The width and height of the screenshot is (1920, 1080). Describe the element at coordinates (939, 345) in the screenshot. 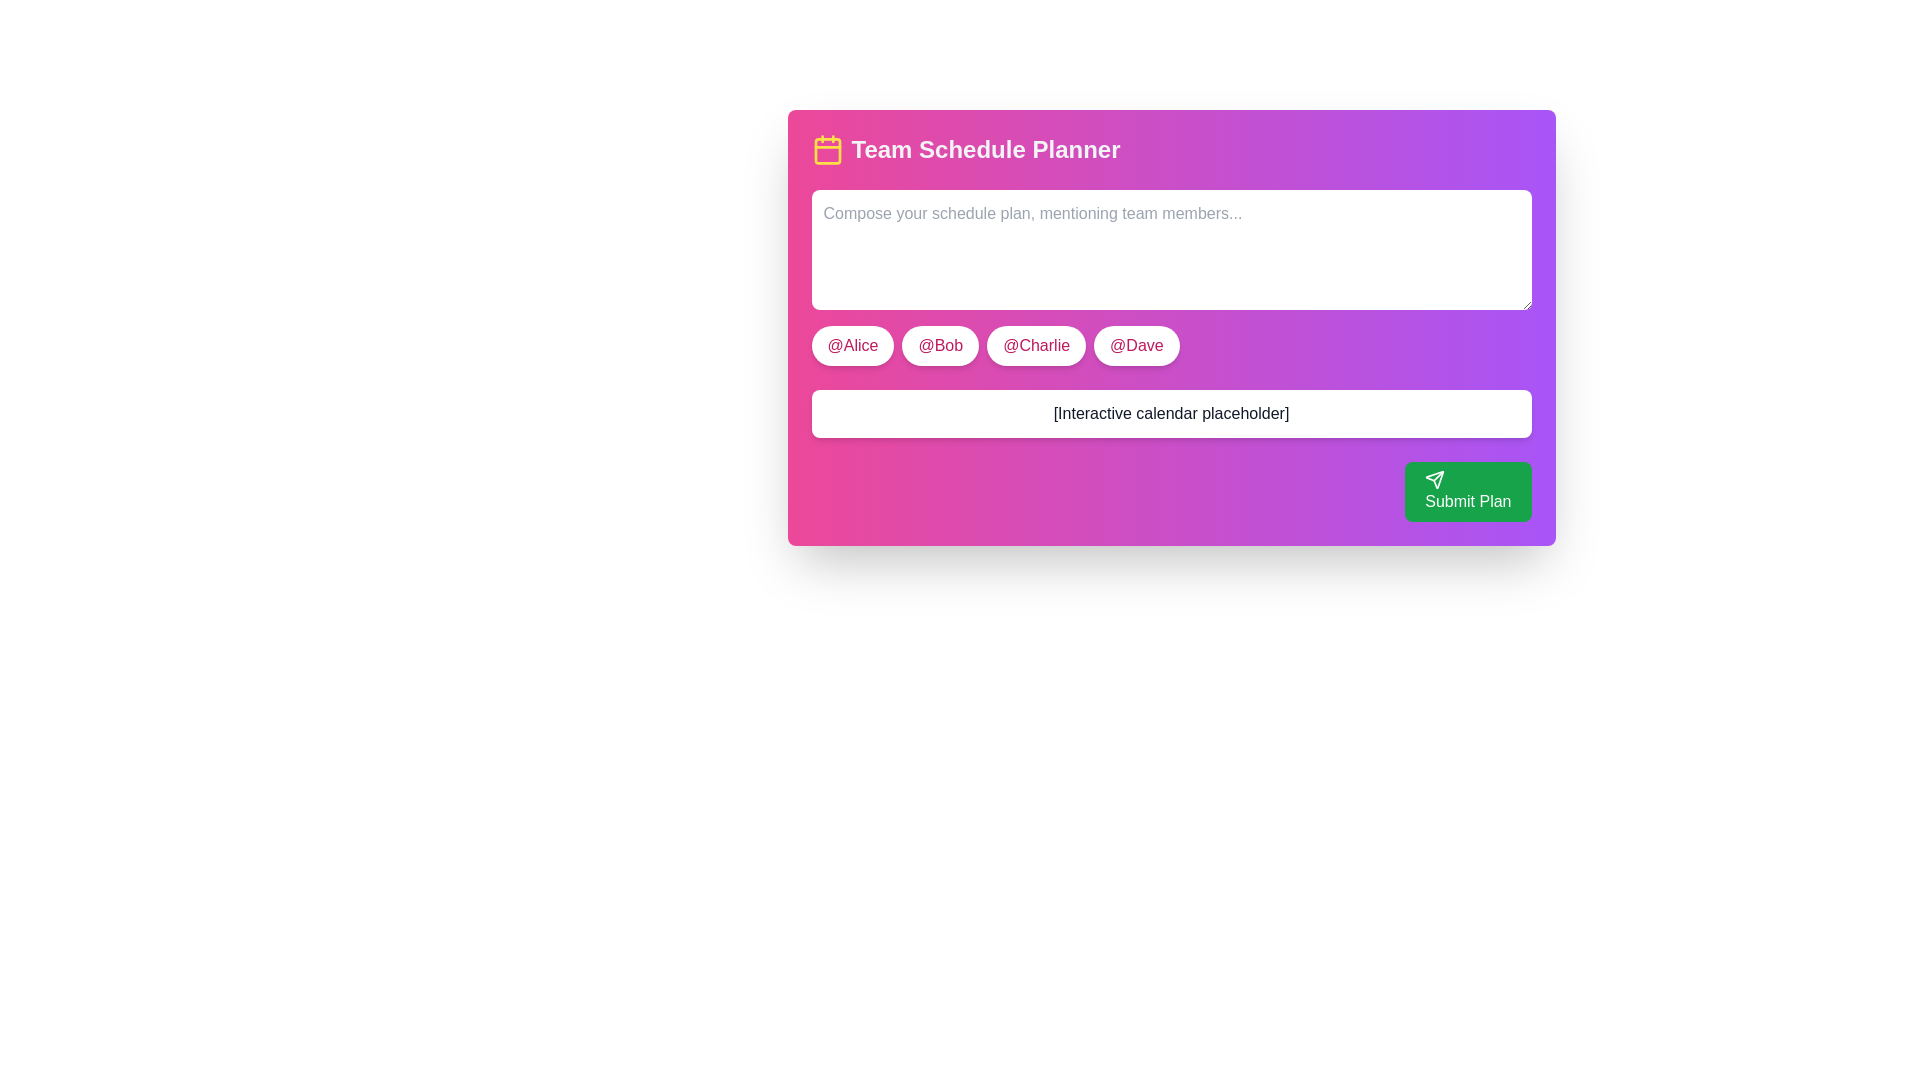

I see `keyboard navigation` at that location.